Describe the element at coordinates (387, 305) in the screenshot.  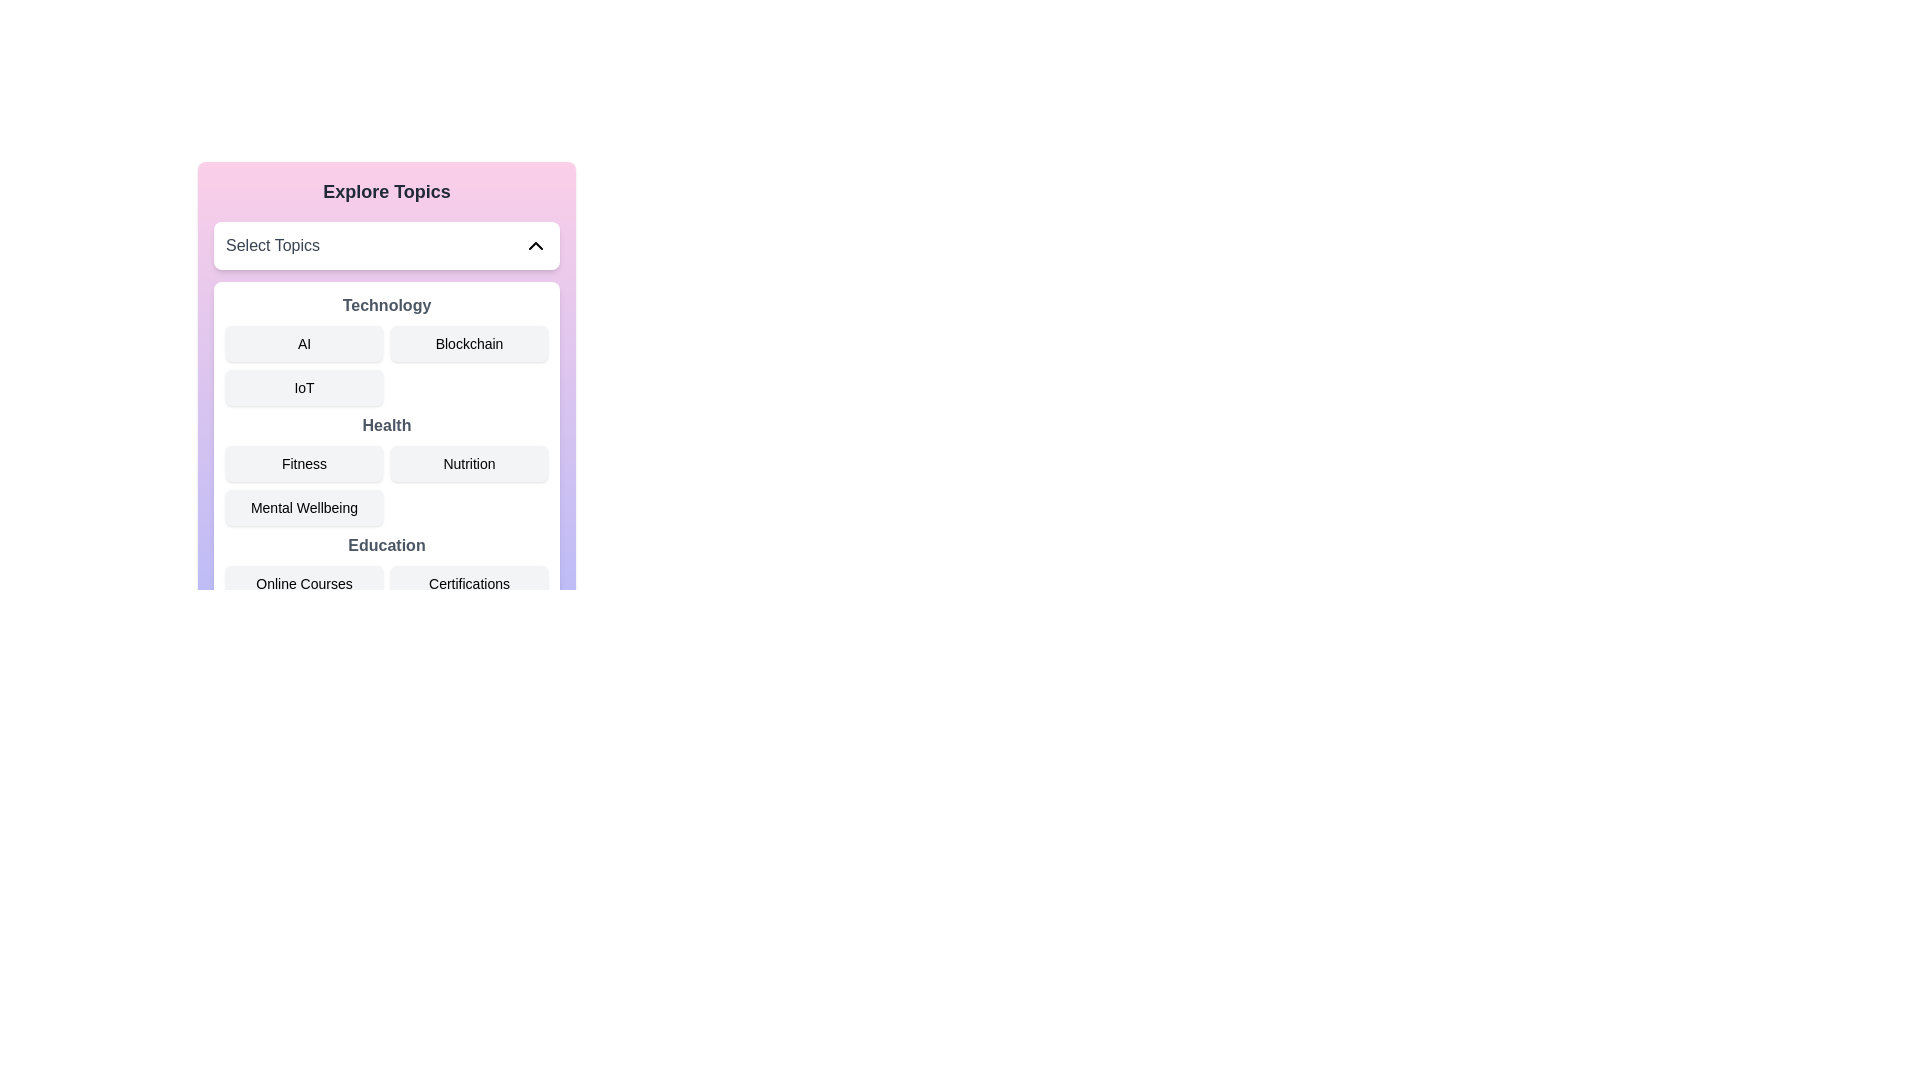
I see `the text label heading that serves as a title for the group of buttons (AI, Blockchain, IoT) to potentially reveal more options or details` at that location.